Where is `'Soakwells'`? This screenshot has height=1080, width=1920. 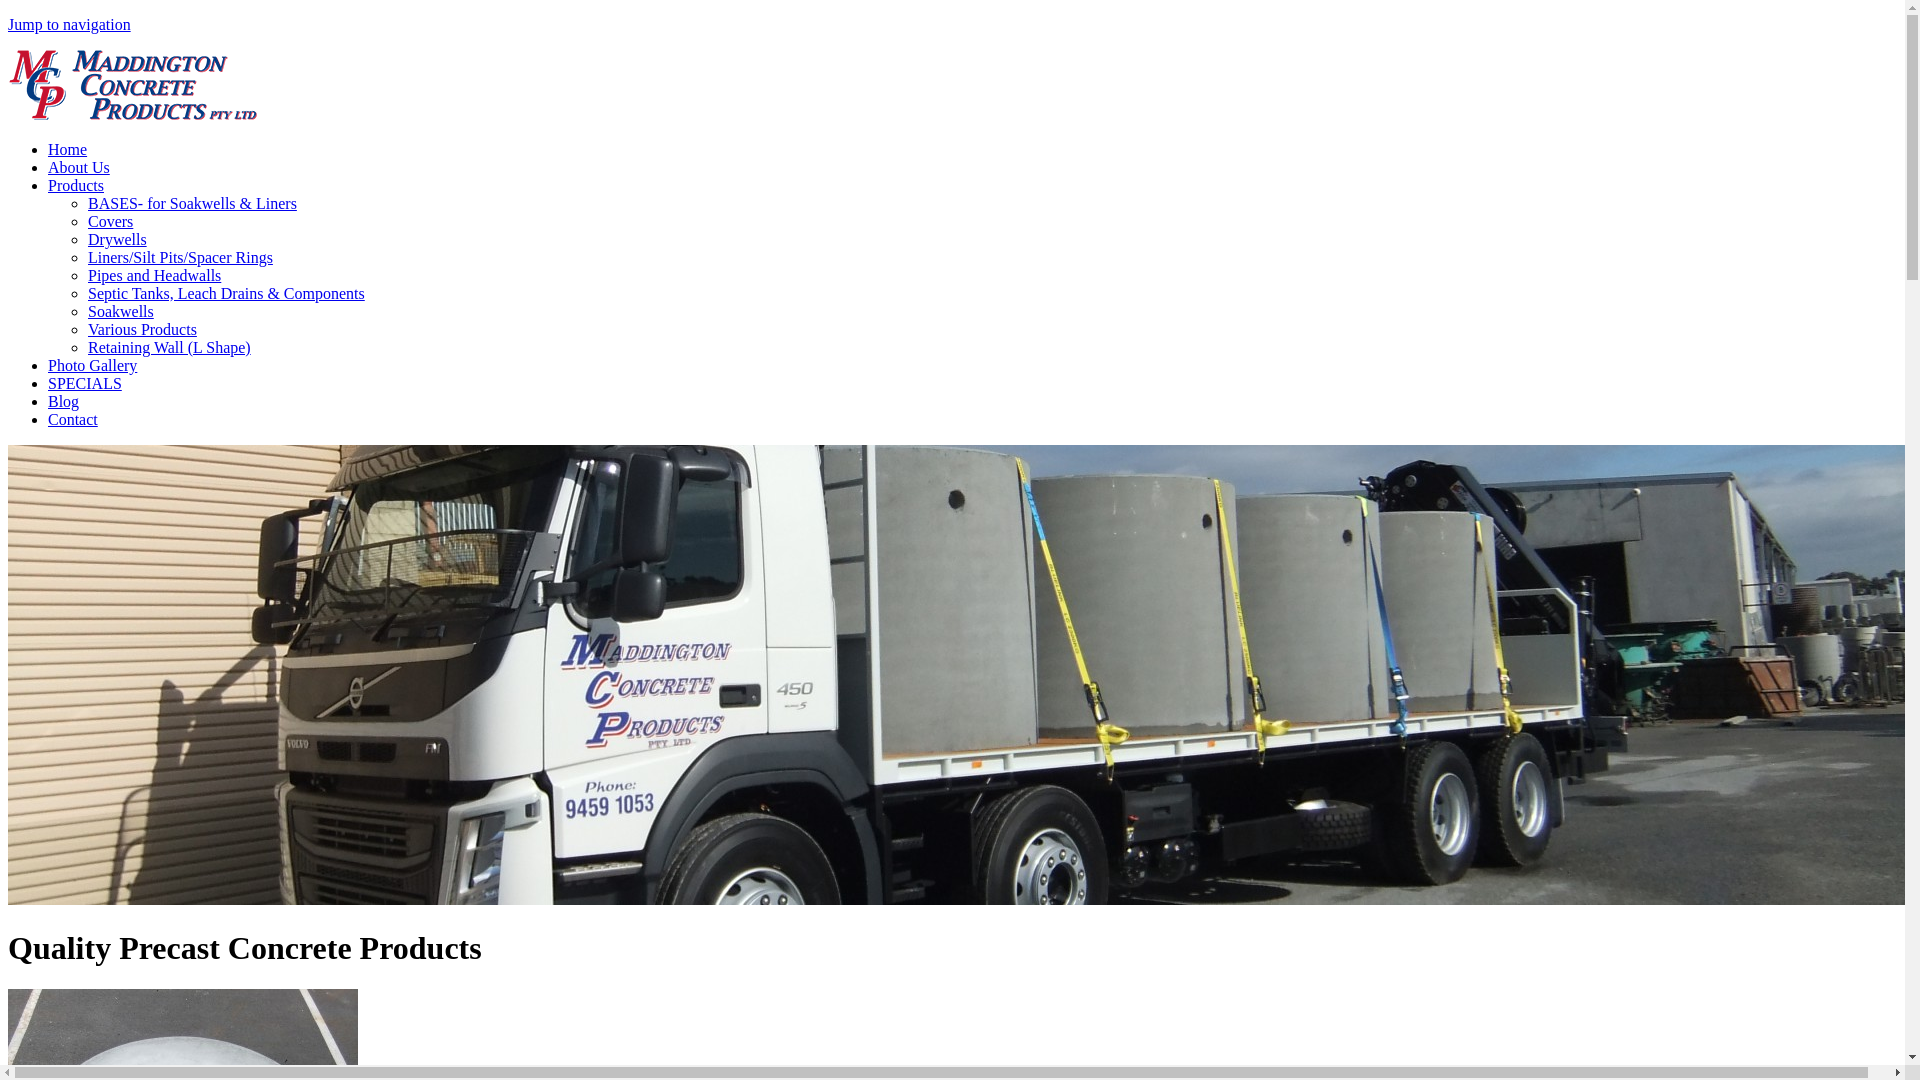 'Soakwells' is located at coordinates (119, 311).